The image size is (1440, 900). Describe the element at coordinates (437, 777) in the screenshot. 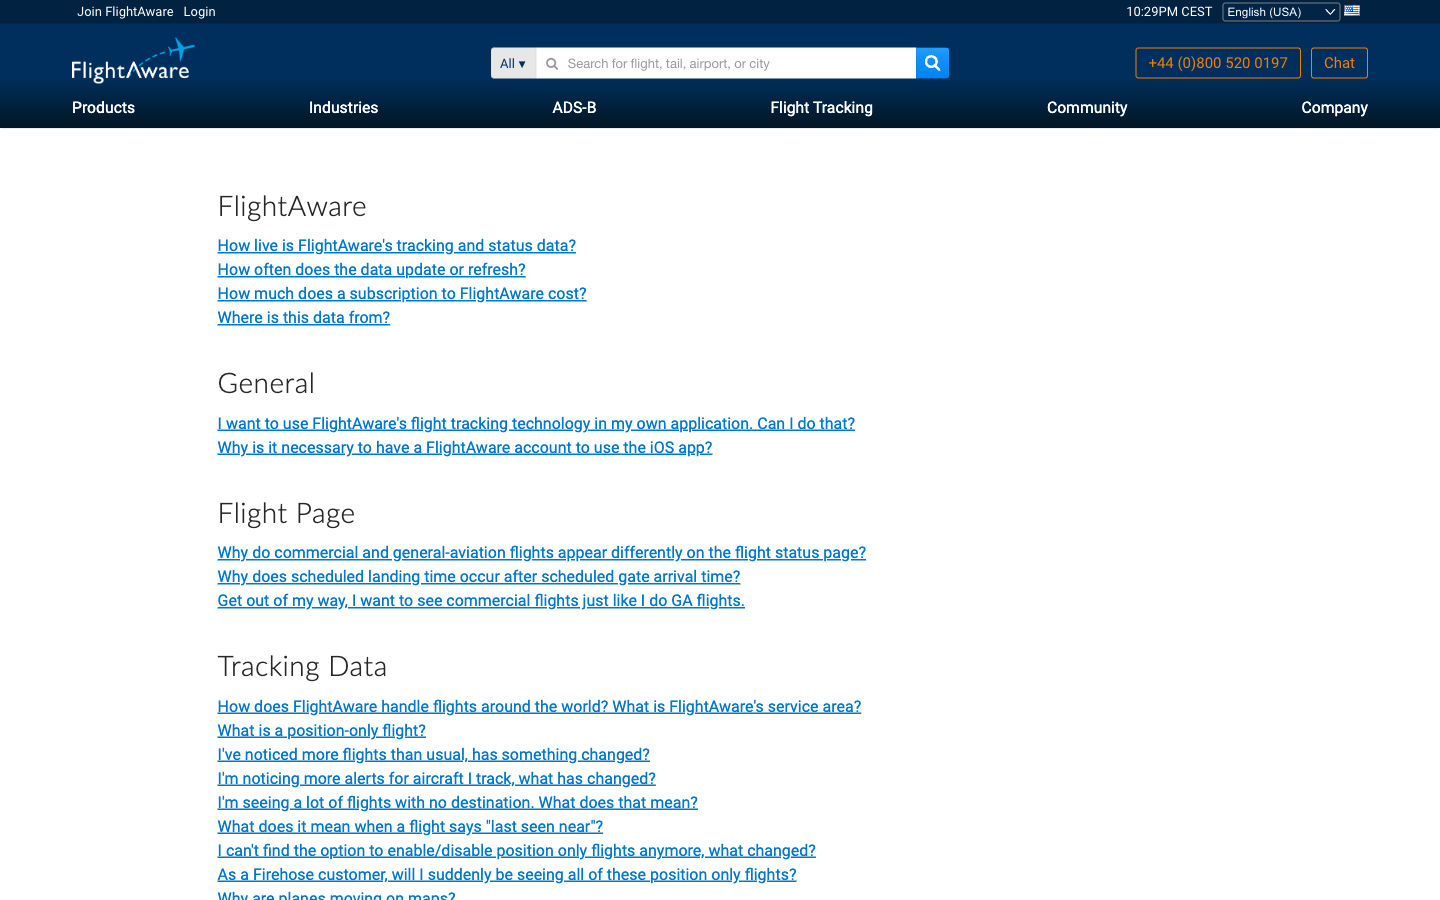

I see `Validate the live tracking and status information provided by FlightAware` at that location.